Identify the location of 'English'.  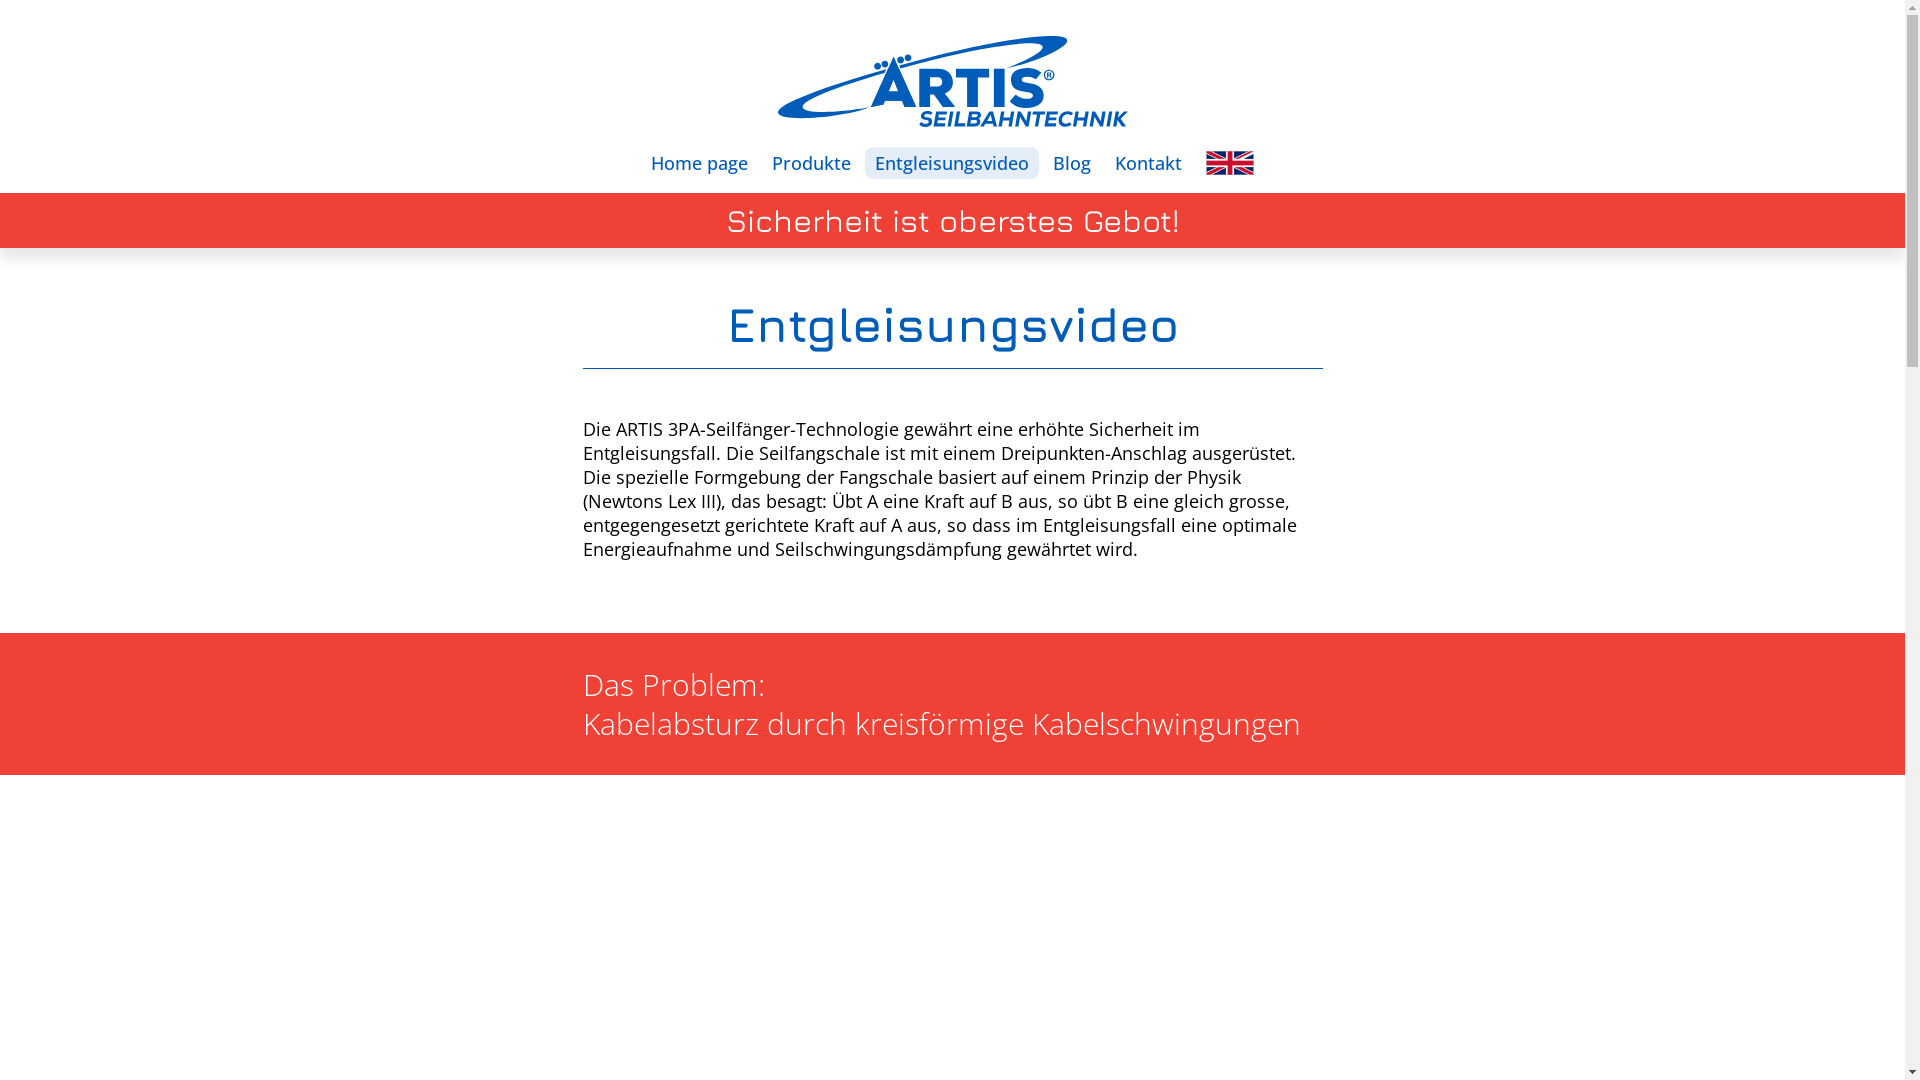
(1228, 161).